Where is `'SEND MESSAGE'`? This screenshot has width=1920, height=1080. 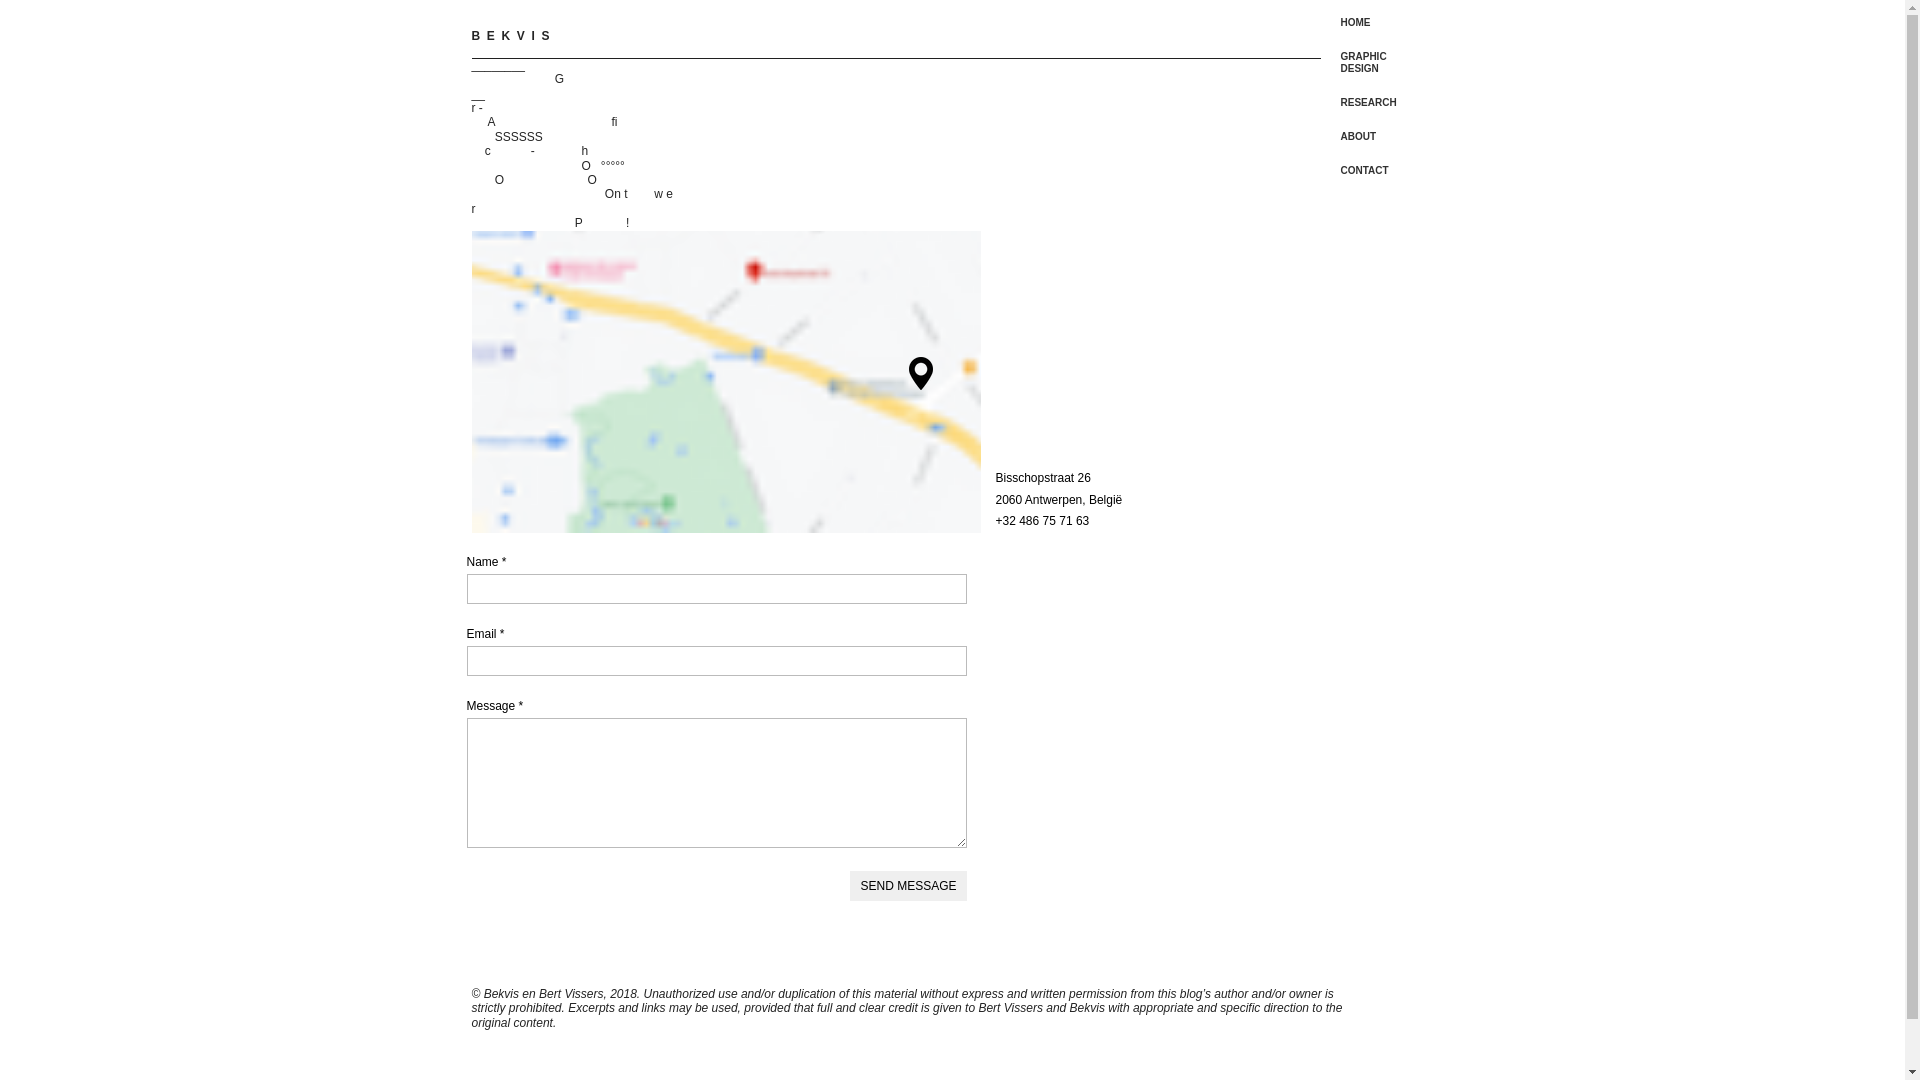
'SEND MESSAGE' is located at coordinates (906, 885).